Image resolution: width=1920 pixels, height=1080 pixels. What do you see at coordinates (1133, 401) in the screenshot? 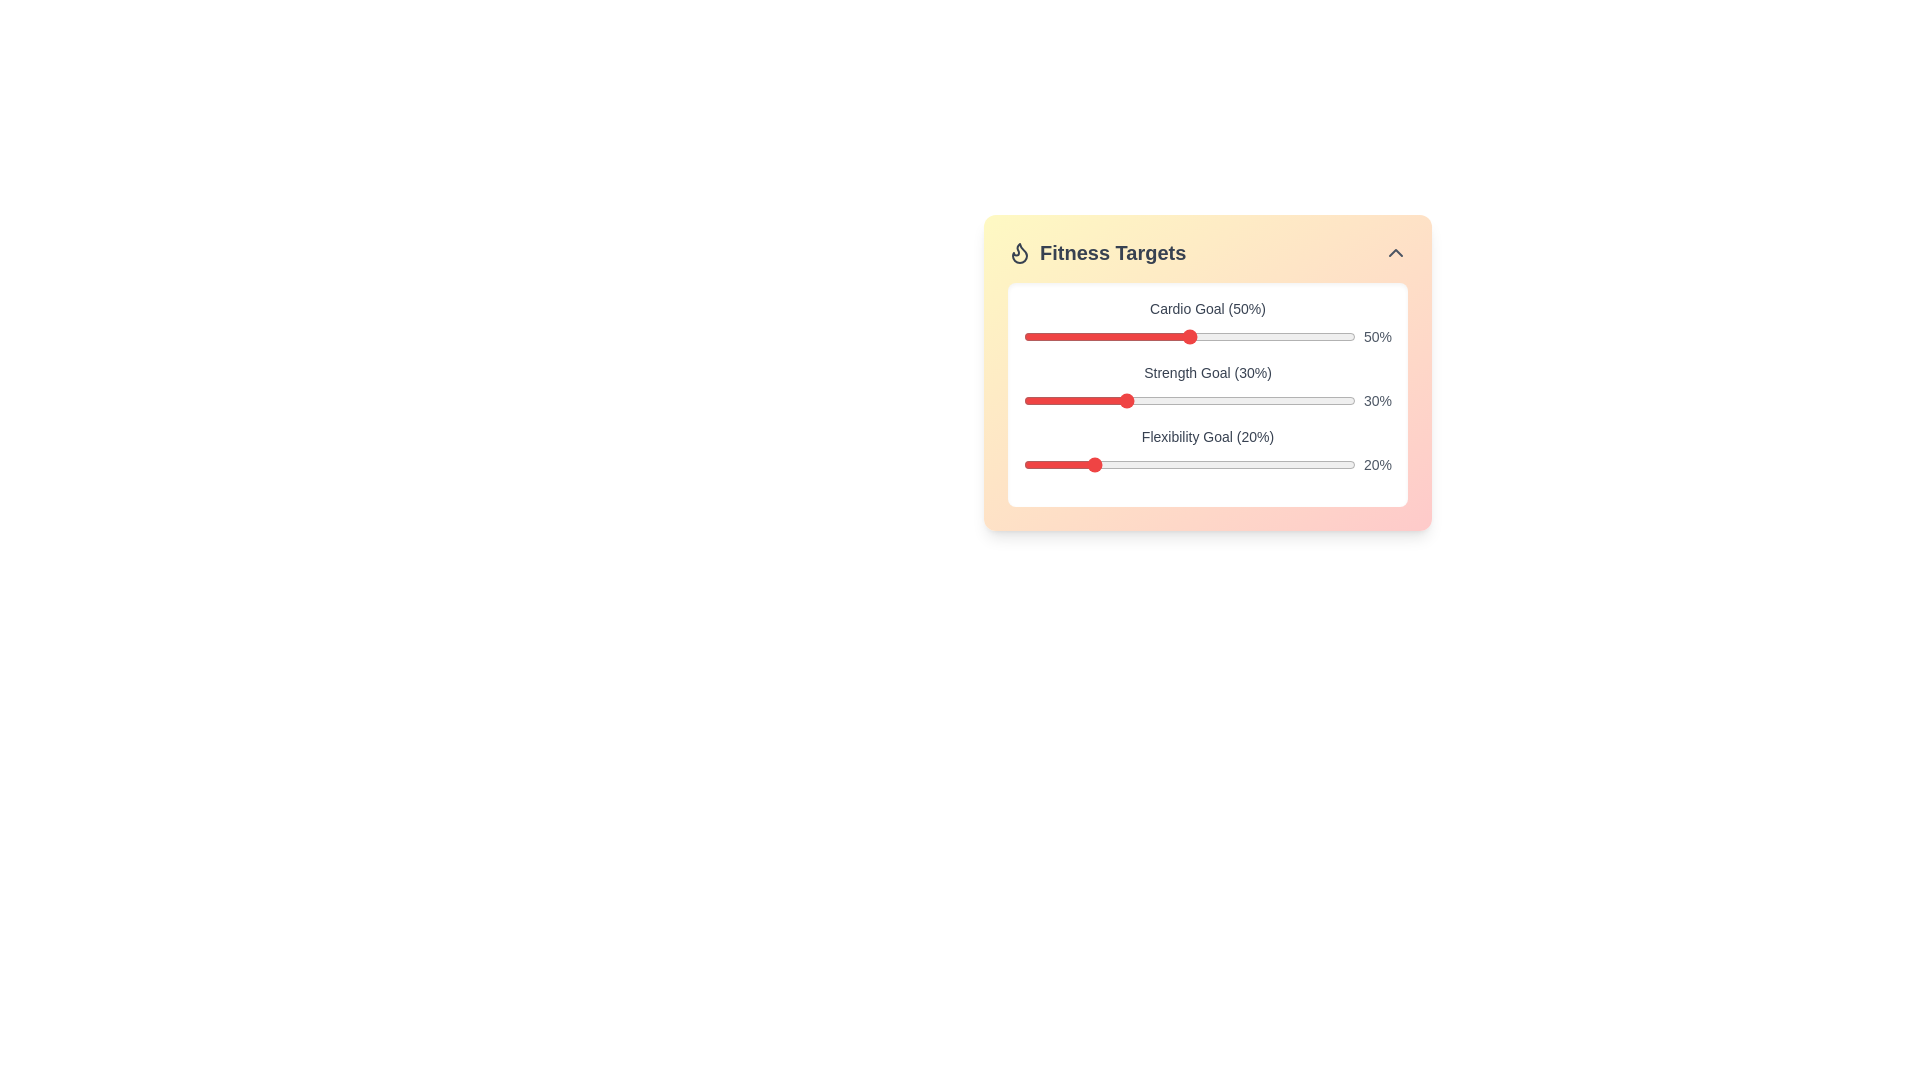
I see `the strength goal slider to 33% by dragging the slider` at bounding box center [1133, 401].